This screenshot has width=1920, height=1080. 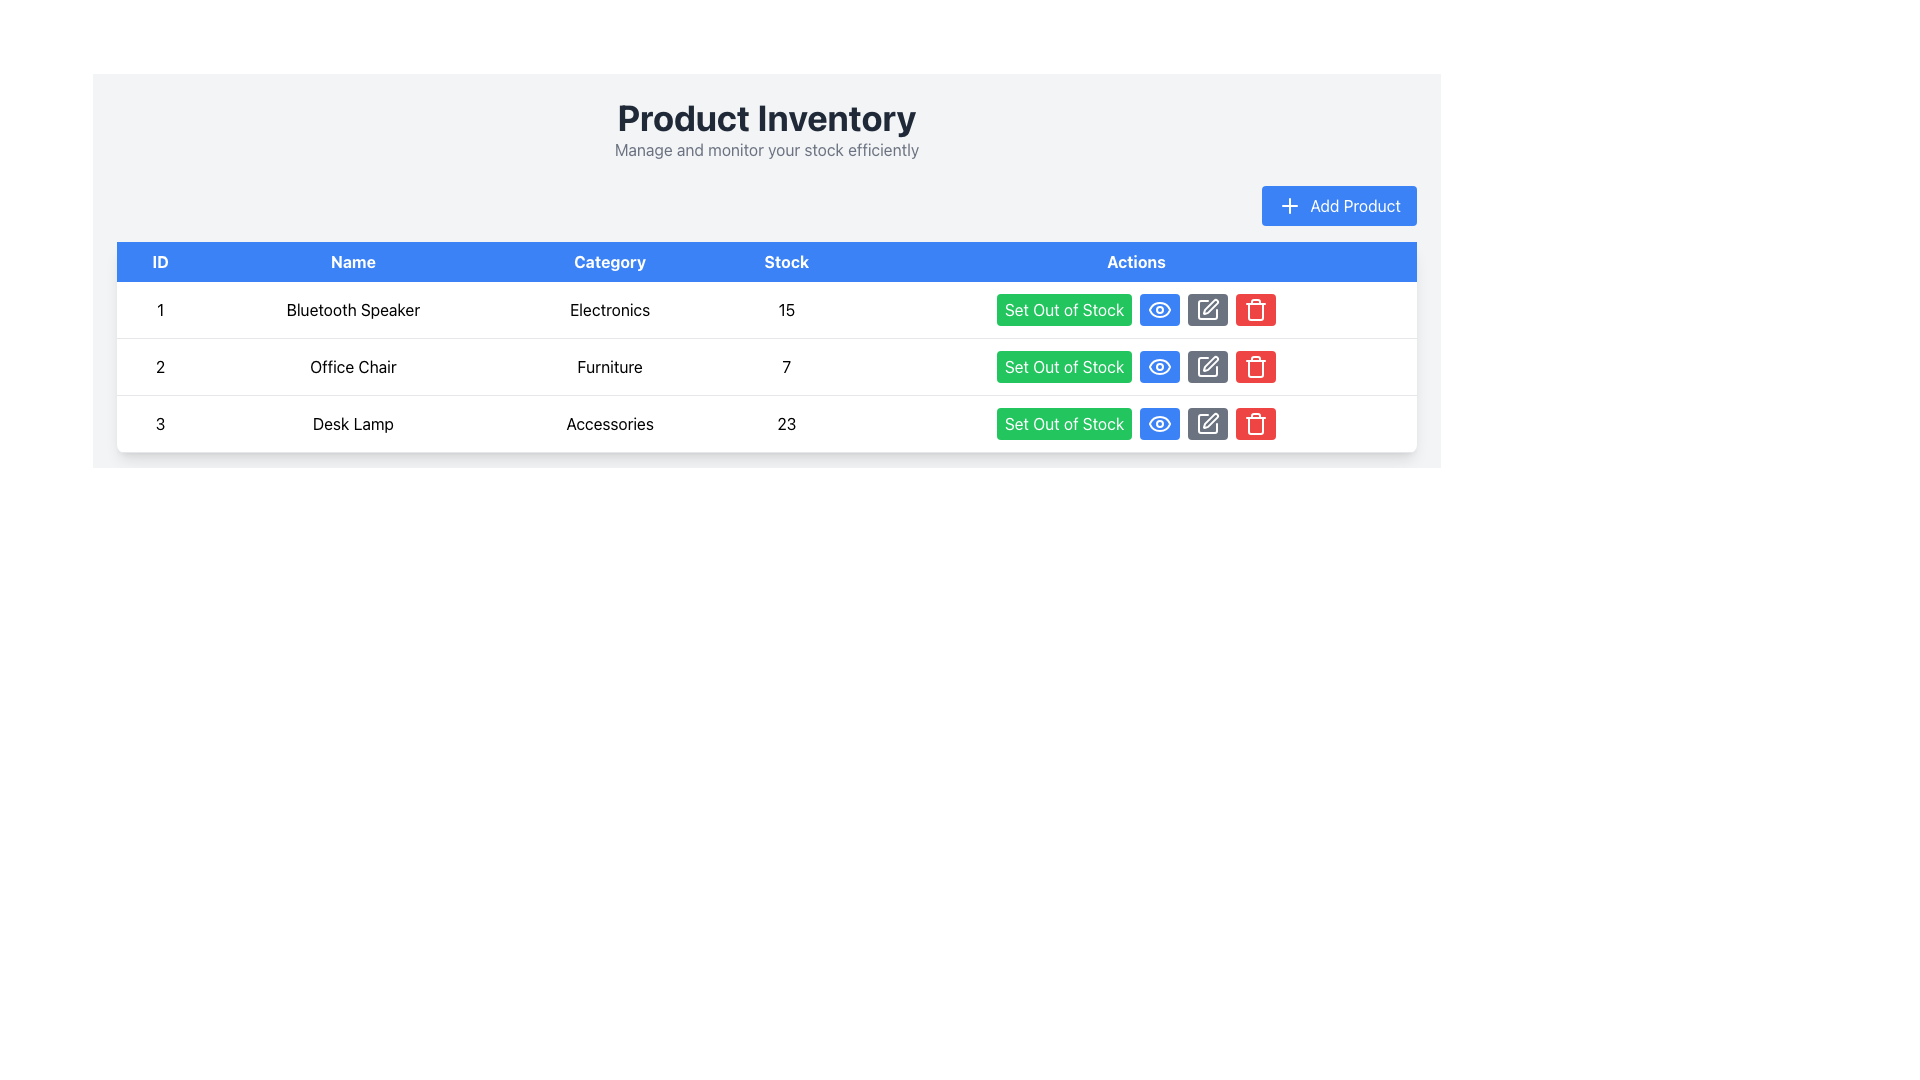 I want to click on the text display element that shows the number '7' in the 'Stock' column for 'Office Chair' in the inventory list, so click(x=785, y=366).